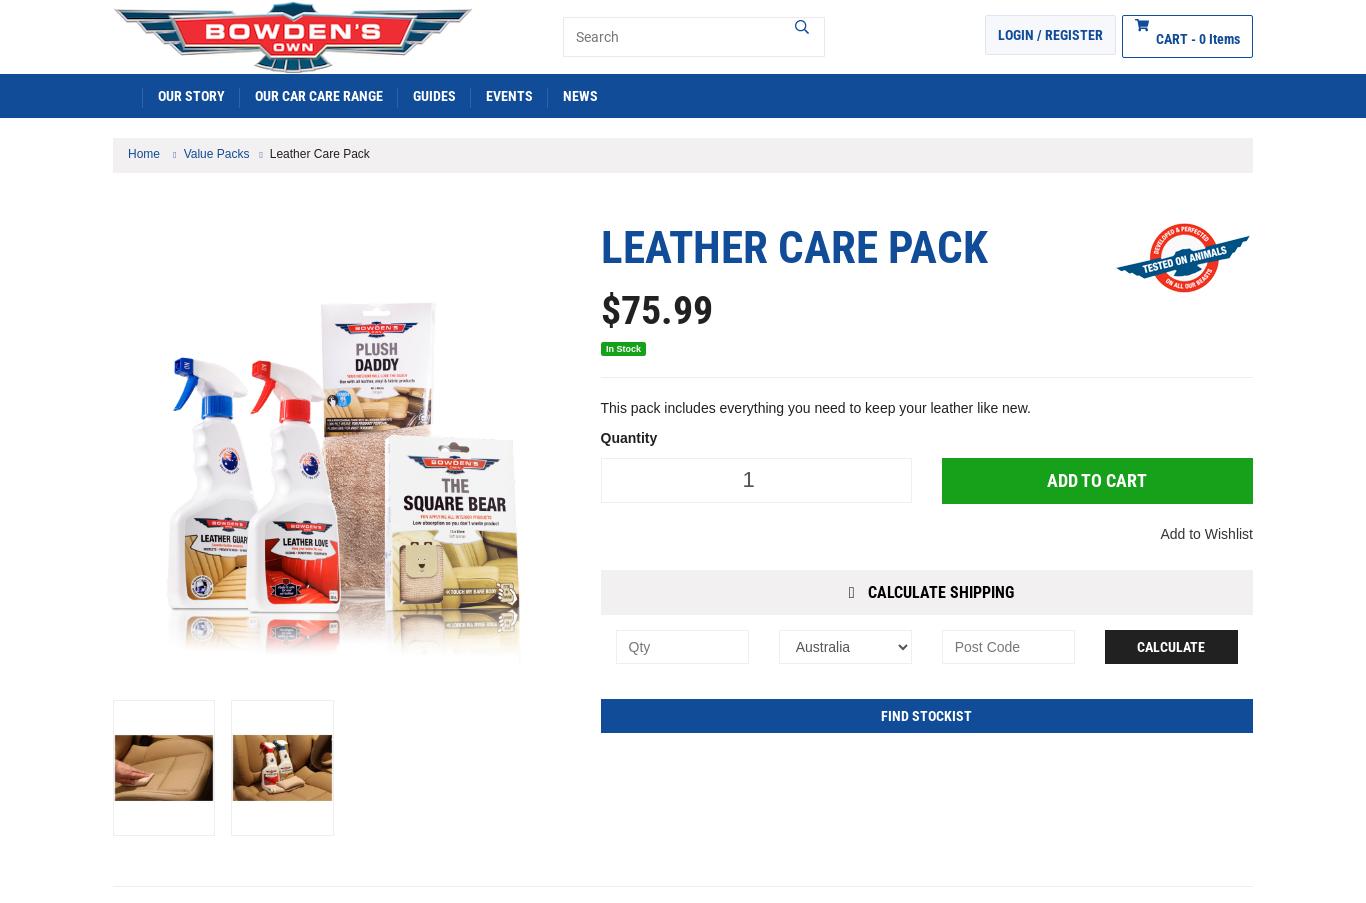  I want to click on 'Value Packs', so click(214, 151).